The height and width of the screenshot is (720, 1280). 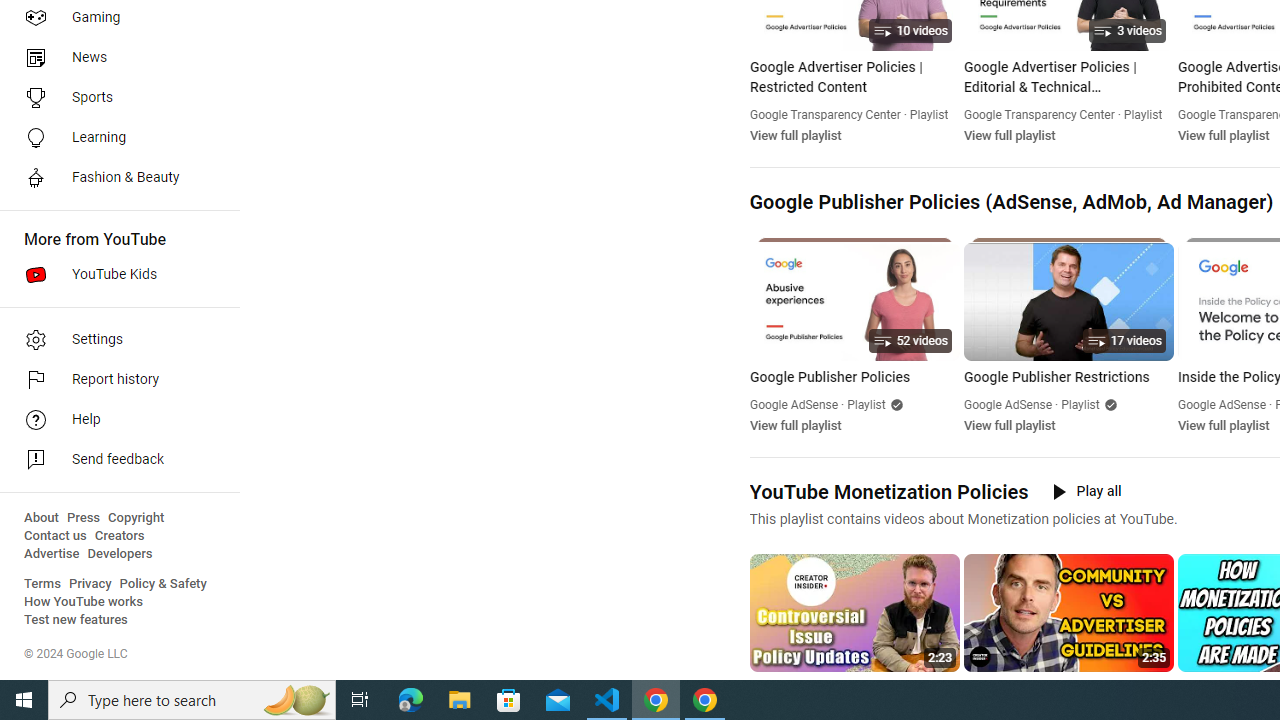 What do you see at coordinates (163, 584) in the screenshot?
I see `'Policy & Safety'` at bounding box center [163, 584].